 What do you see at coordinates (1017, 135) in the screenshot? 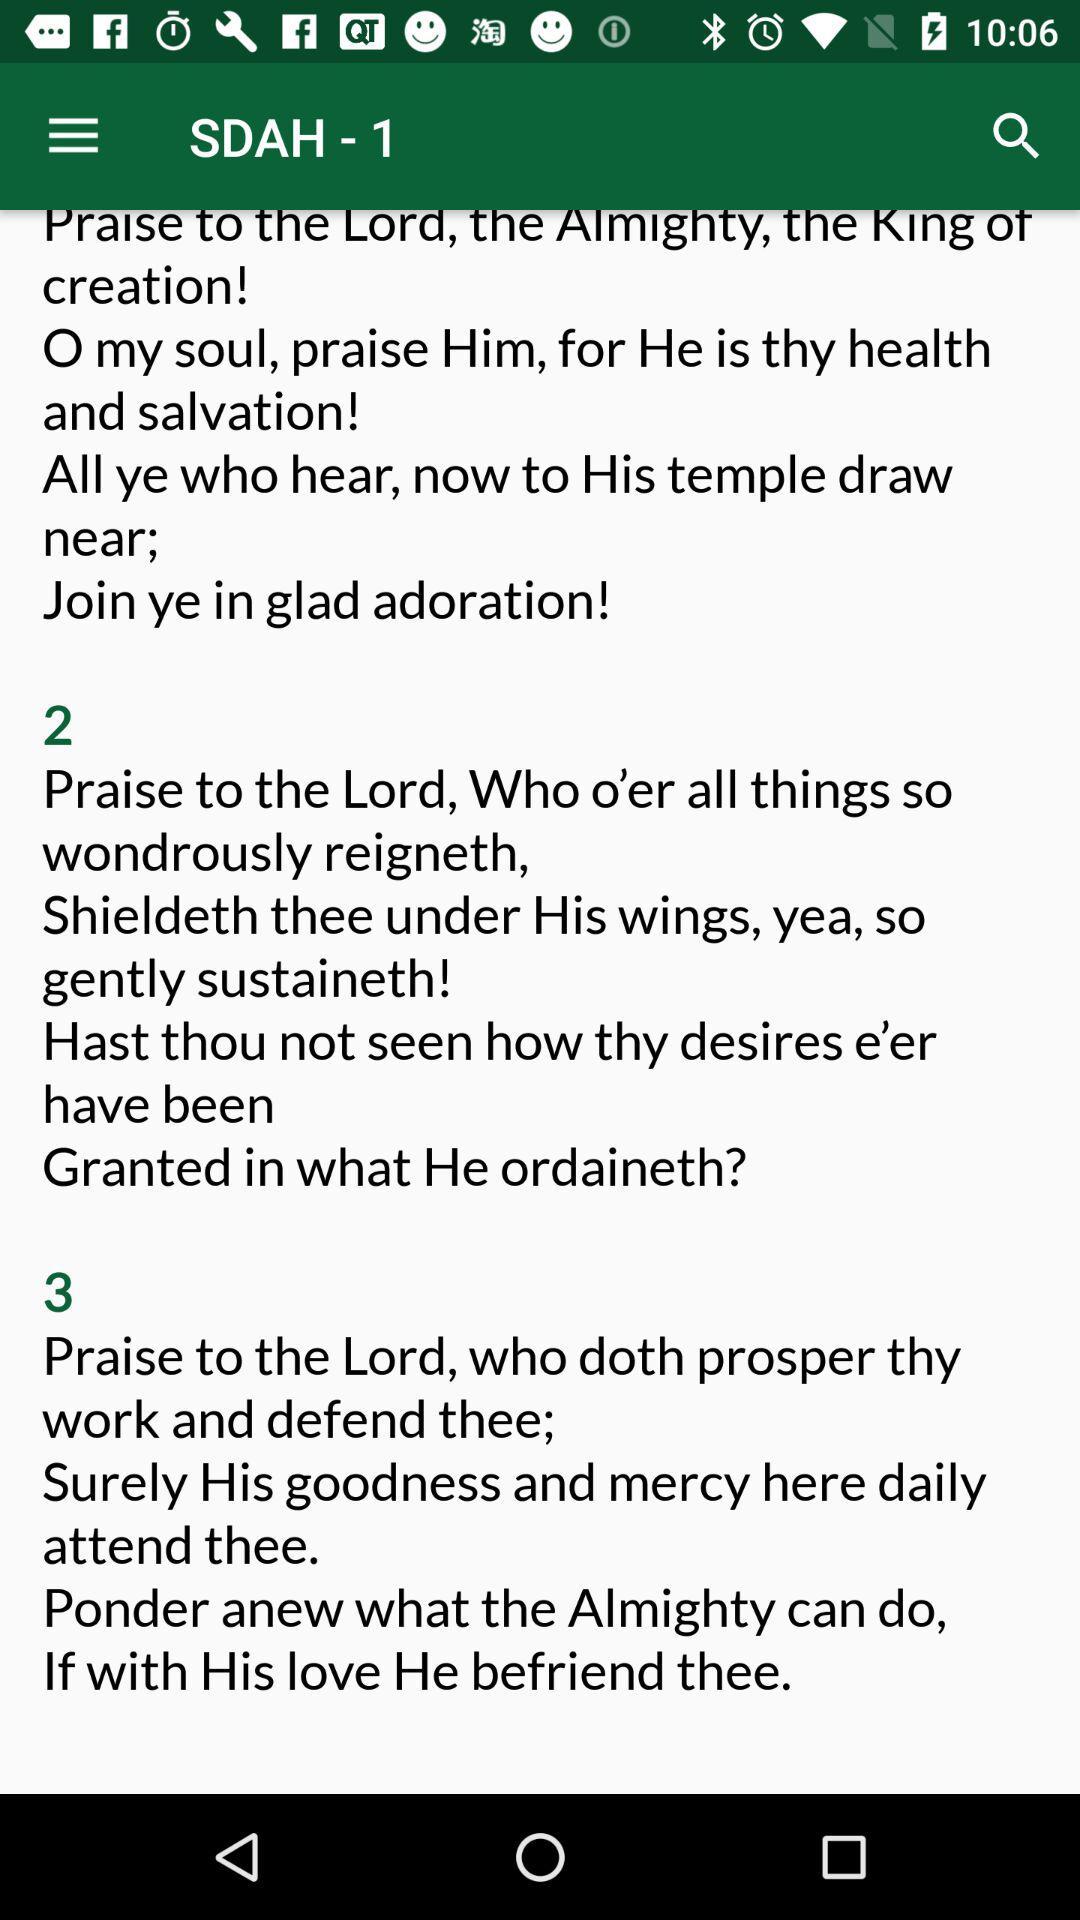
I see `icon to the right of sdah - 1` at bounding box center [1017, 135].